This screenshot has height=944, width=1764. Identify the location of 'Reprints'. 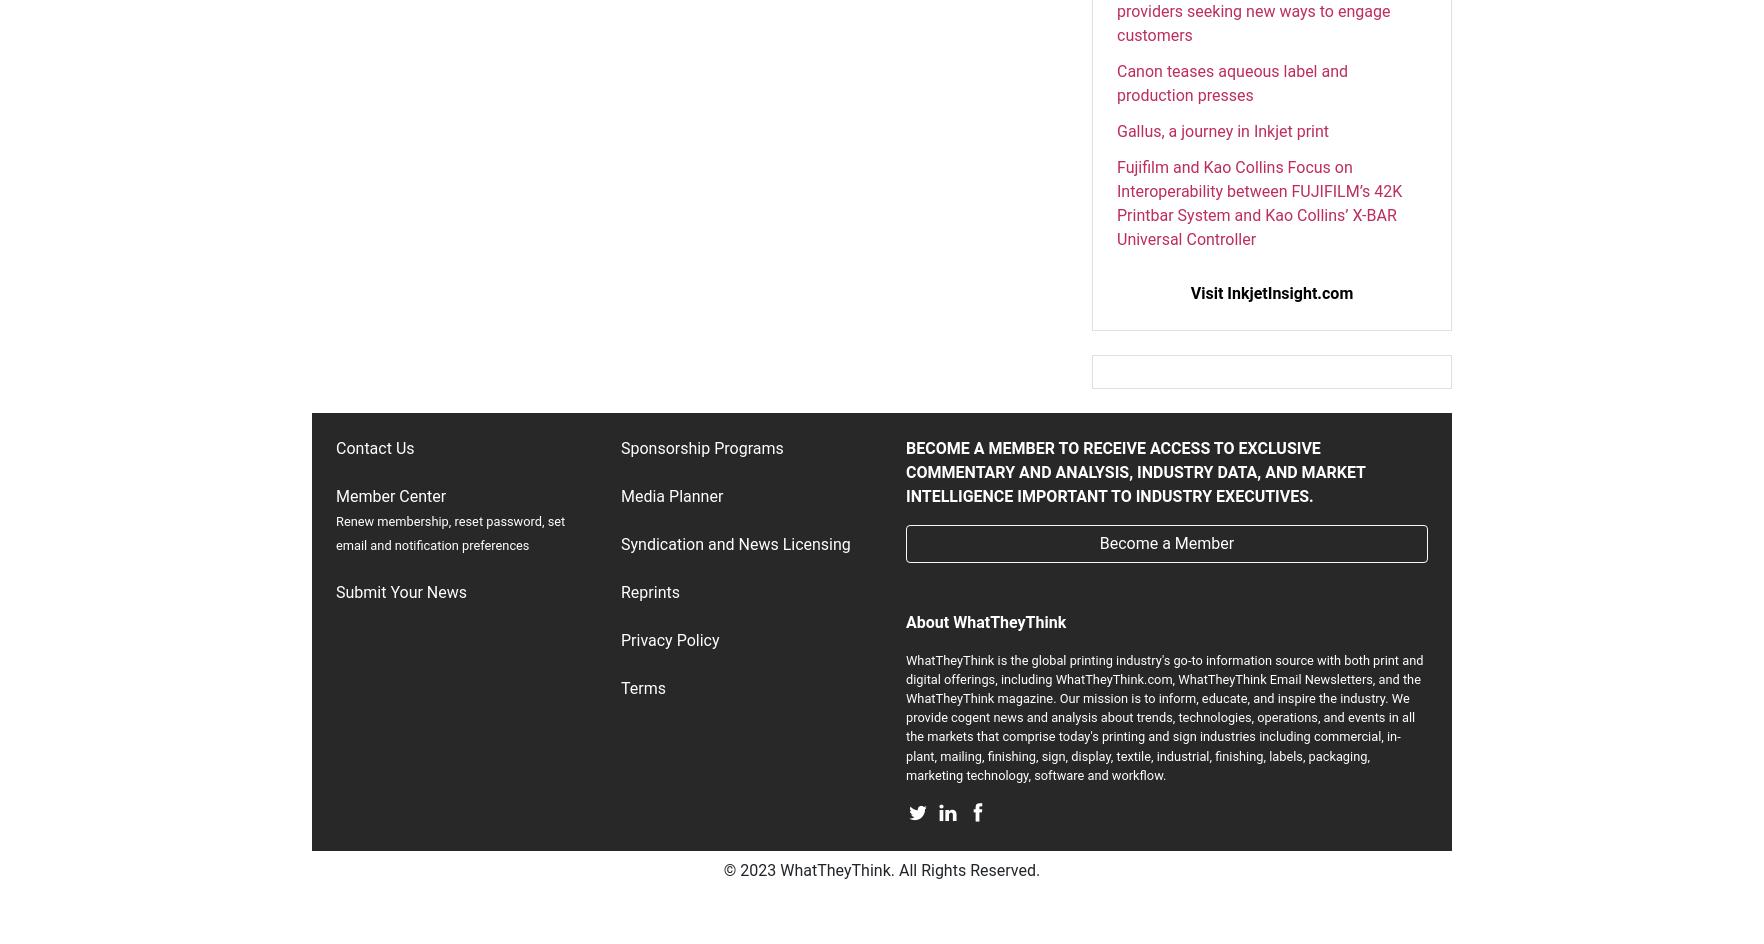
(650, 591).